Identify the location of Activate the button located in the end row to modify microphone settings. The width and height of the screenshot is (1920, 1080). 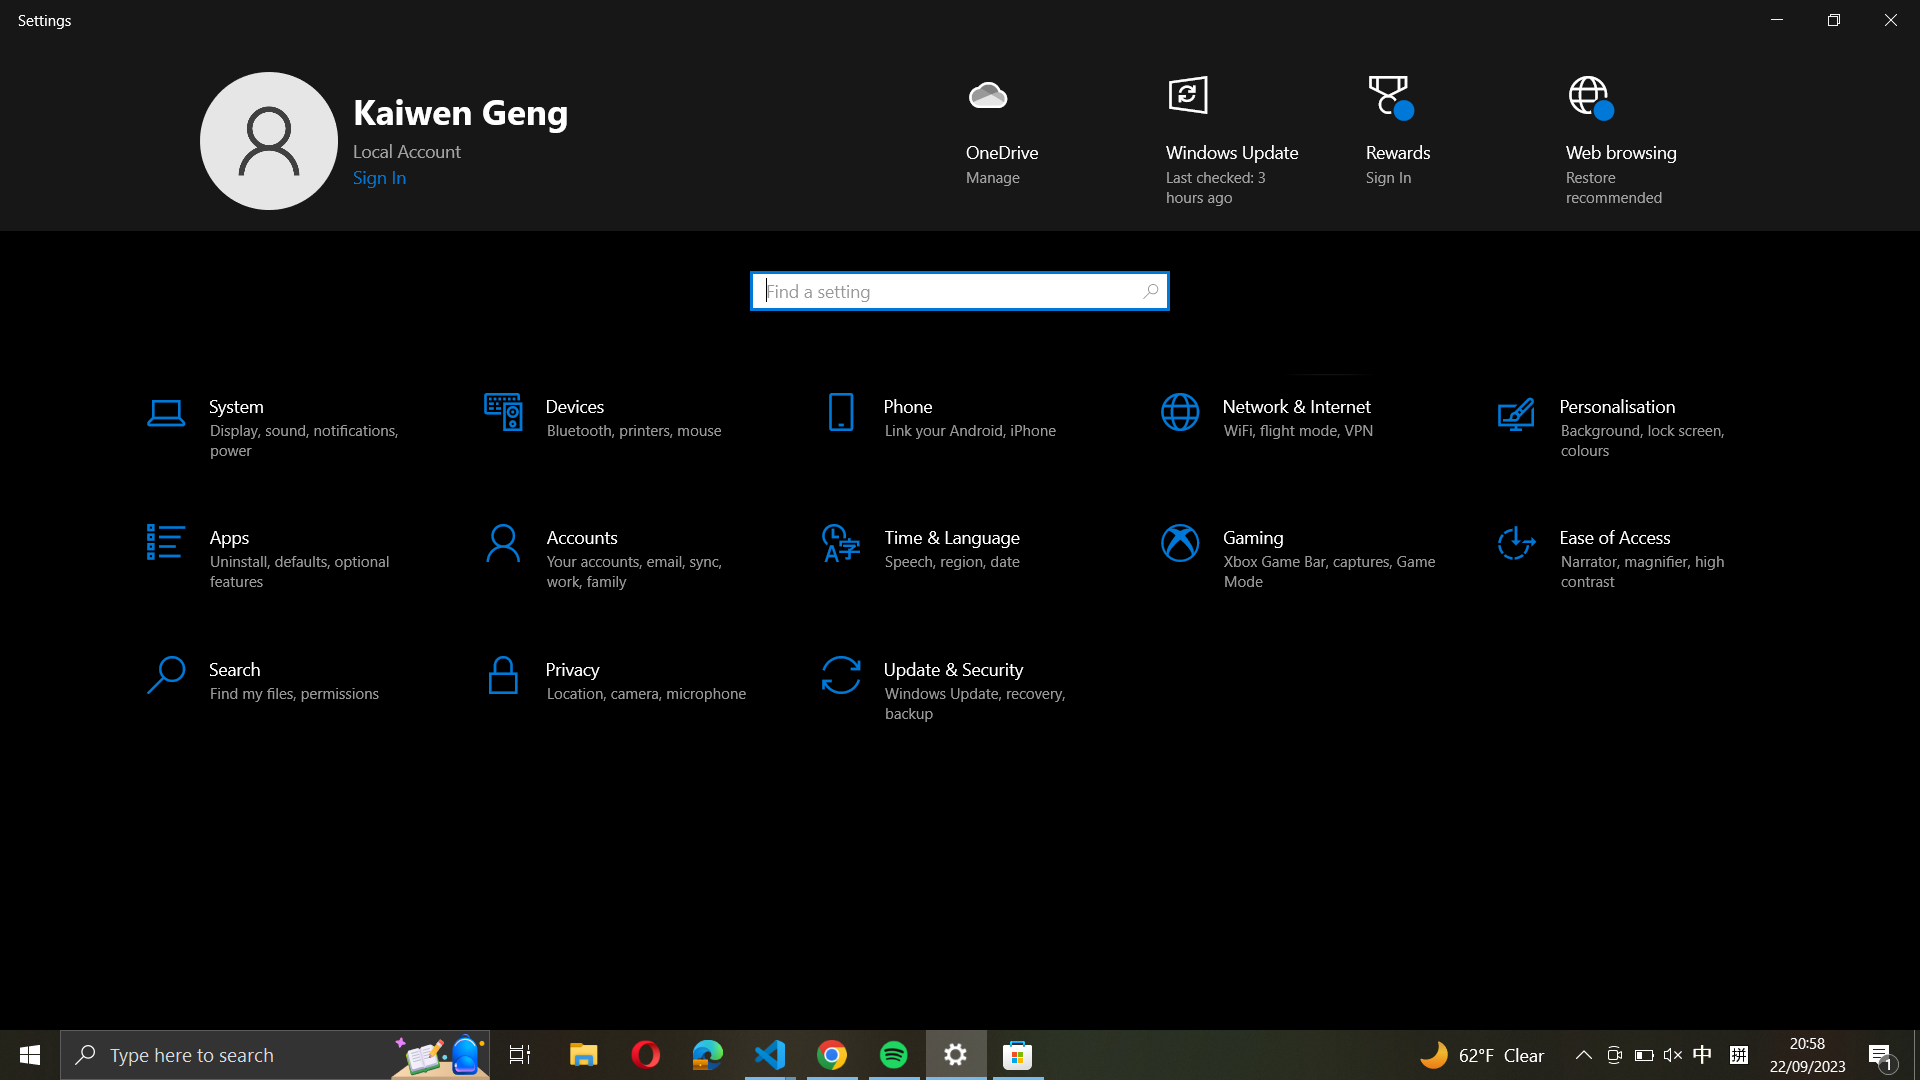
(622, 678).